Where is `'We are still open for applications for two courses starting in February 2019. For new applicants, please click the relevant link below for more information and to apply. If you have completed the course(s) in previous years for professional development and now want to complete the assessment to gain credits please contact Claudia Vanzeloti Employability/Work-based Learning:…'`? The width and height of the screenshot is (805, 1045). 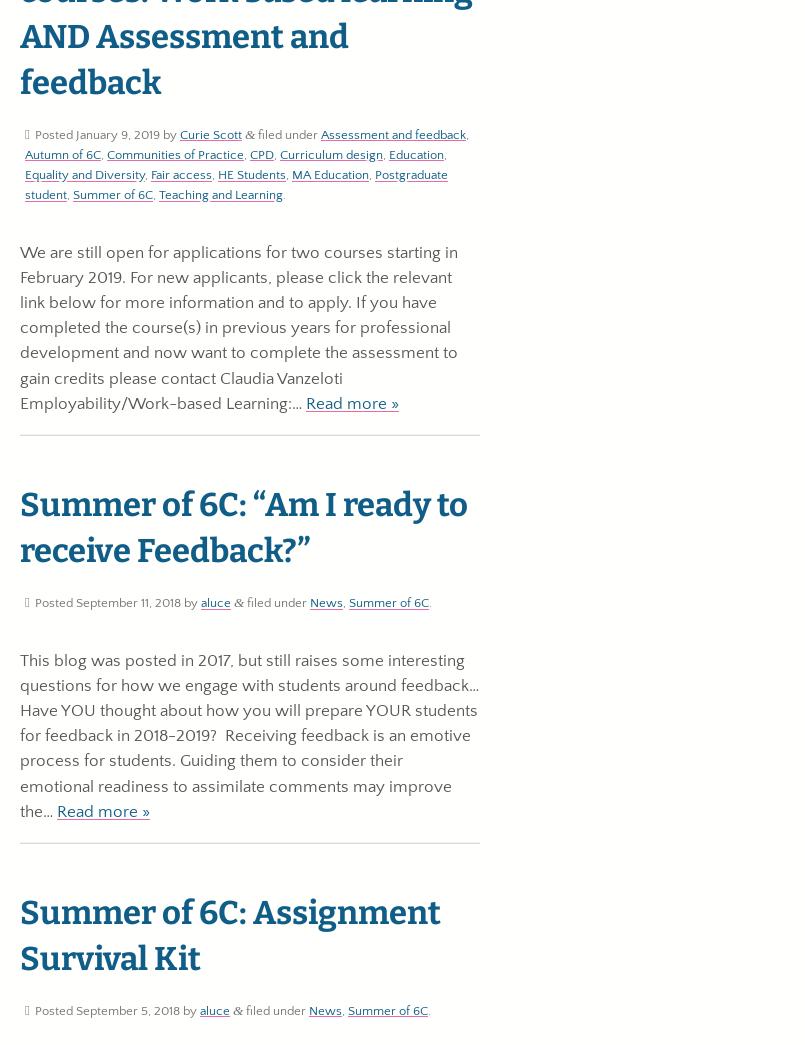
'We are still open for applications for two courses starting in February 2019. For new applicants, please click the relevant link below for more information and to apply. If you have completed the course(s) in previous years for professional development and now want to complete the assessment to gain credits please contact Claudia Vanzeloti Employability/Work-based Learning:…' is located at coordinates (239, 327).